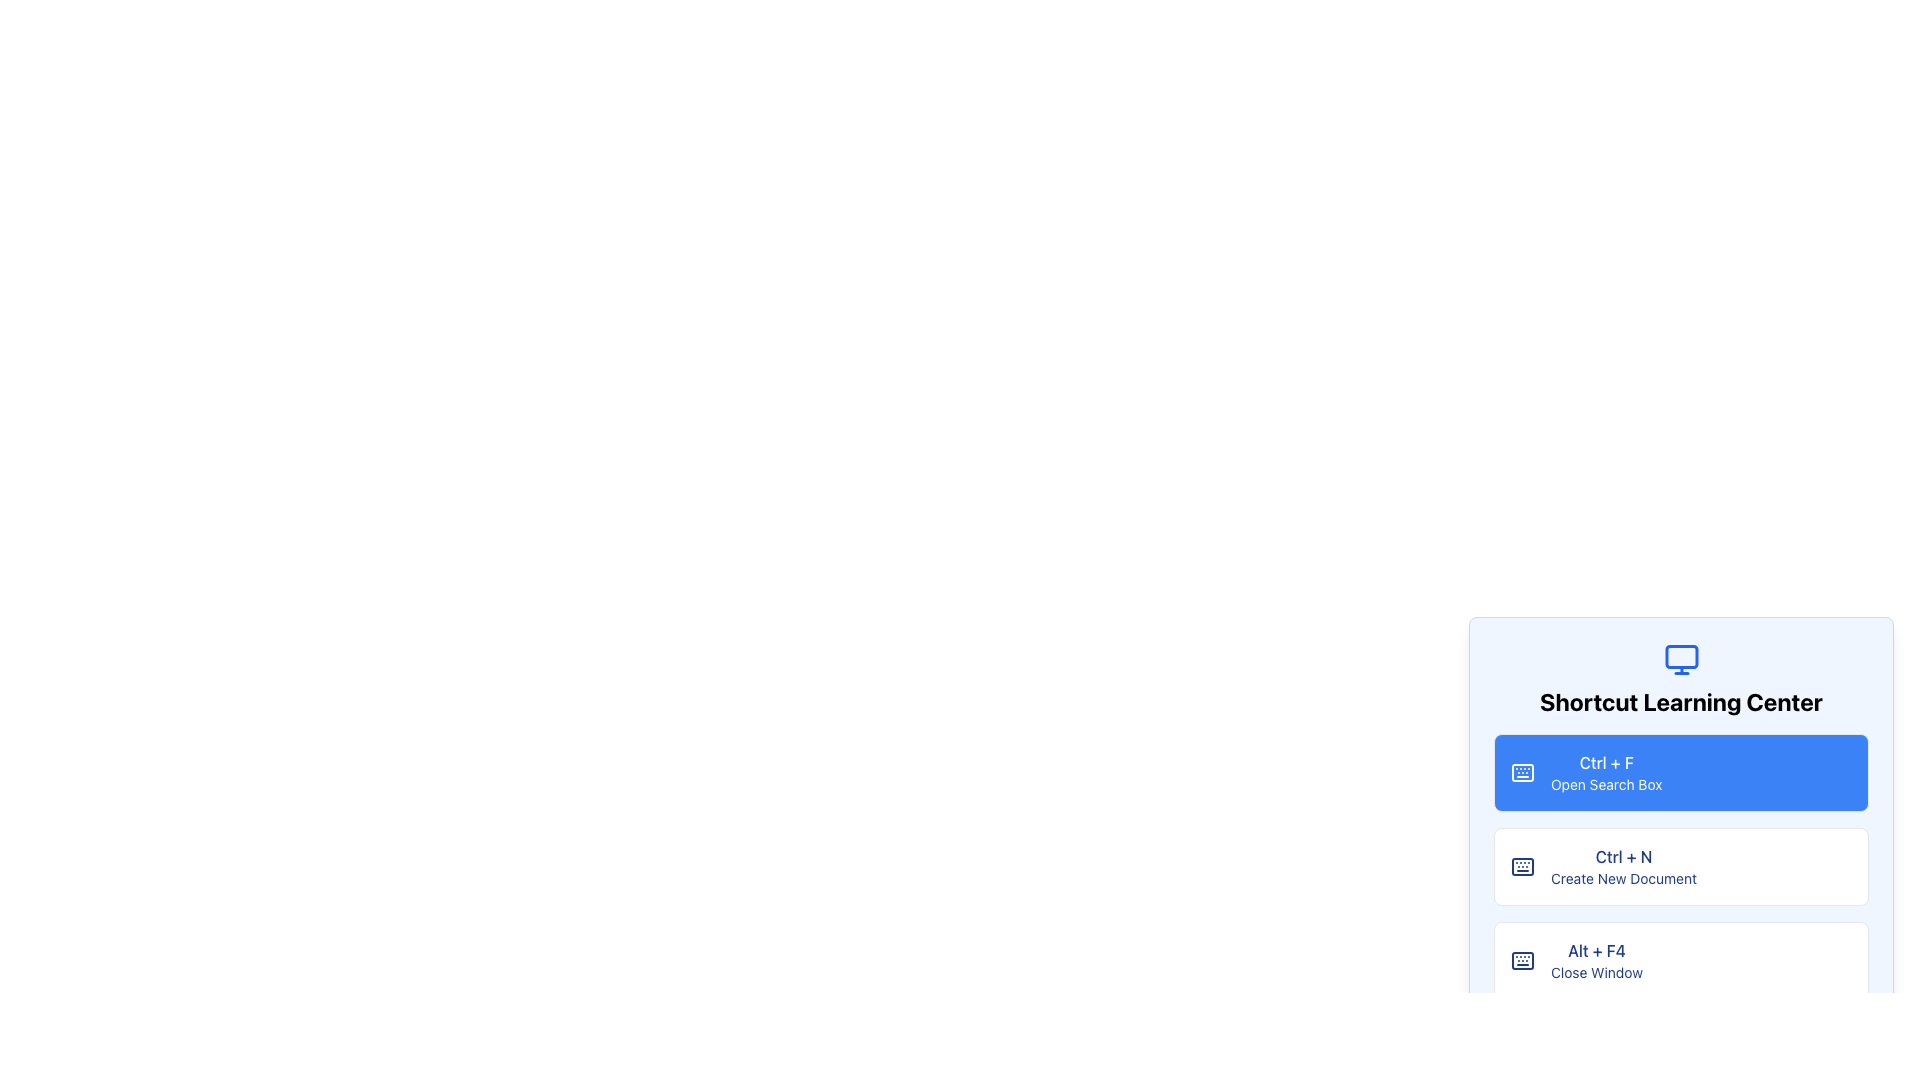 The image size is (1920, 1080). I want to click on the text element that reads 'Shortcut Learning Center' to check for interactions, so click(1680, 701).